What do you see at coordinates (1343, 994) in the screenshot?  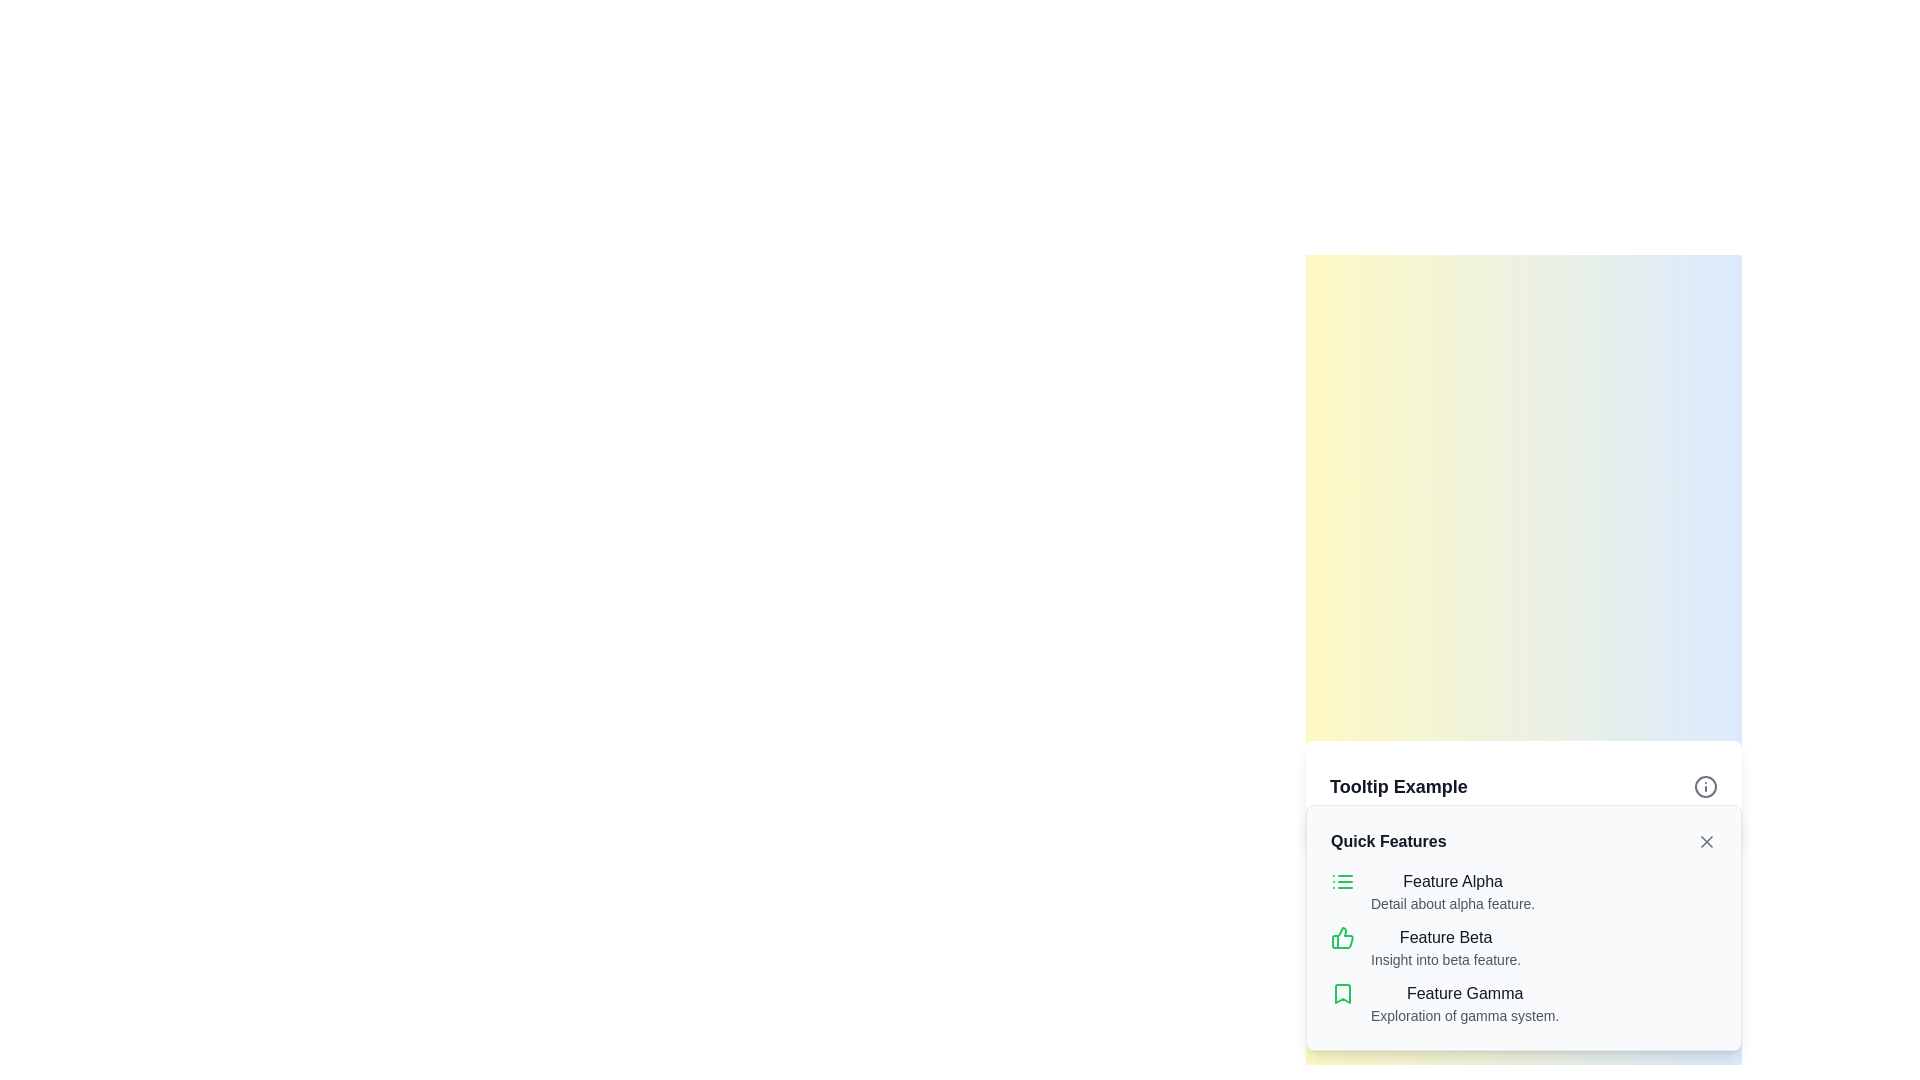 I see `the bookmark icon located` at bounding box center [1343, 994].